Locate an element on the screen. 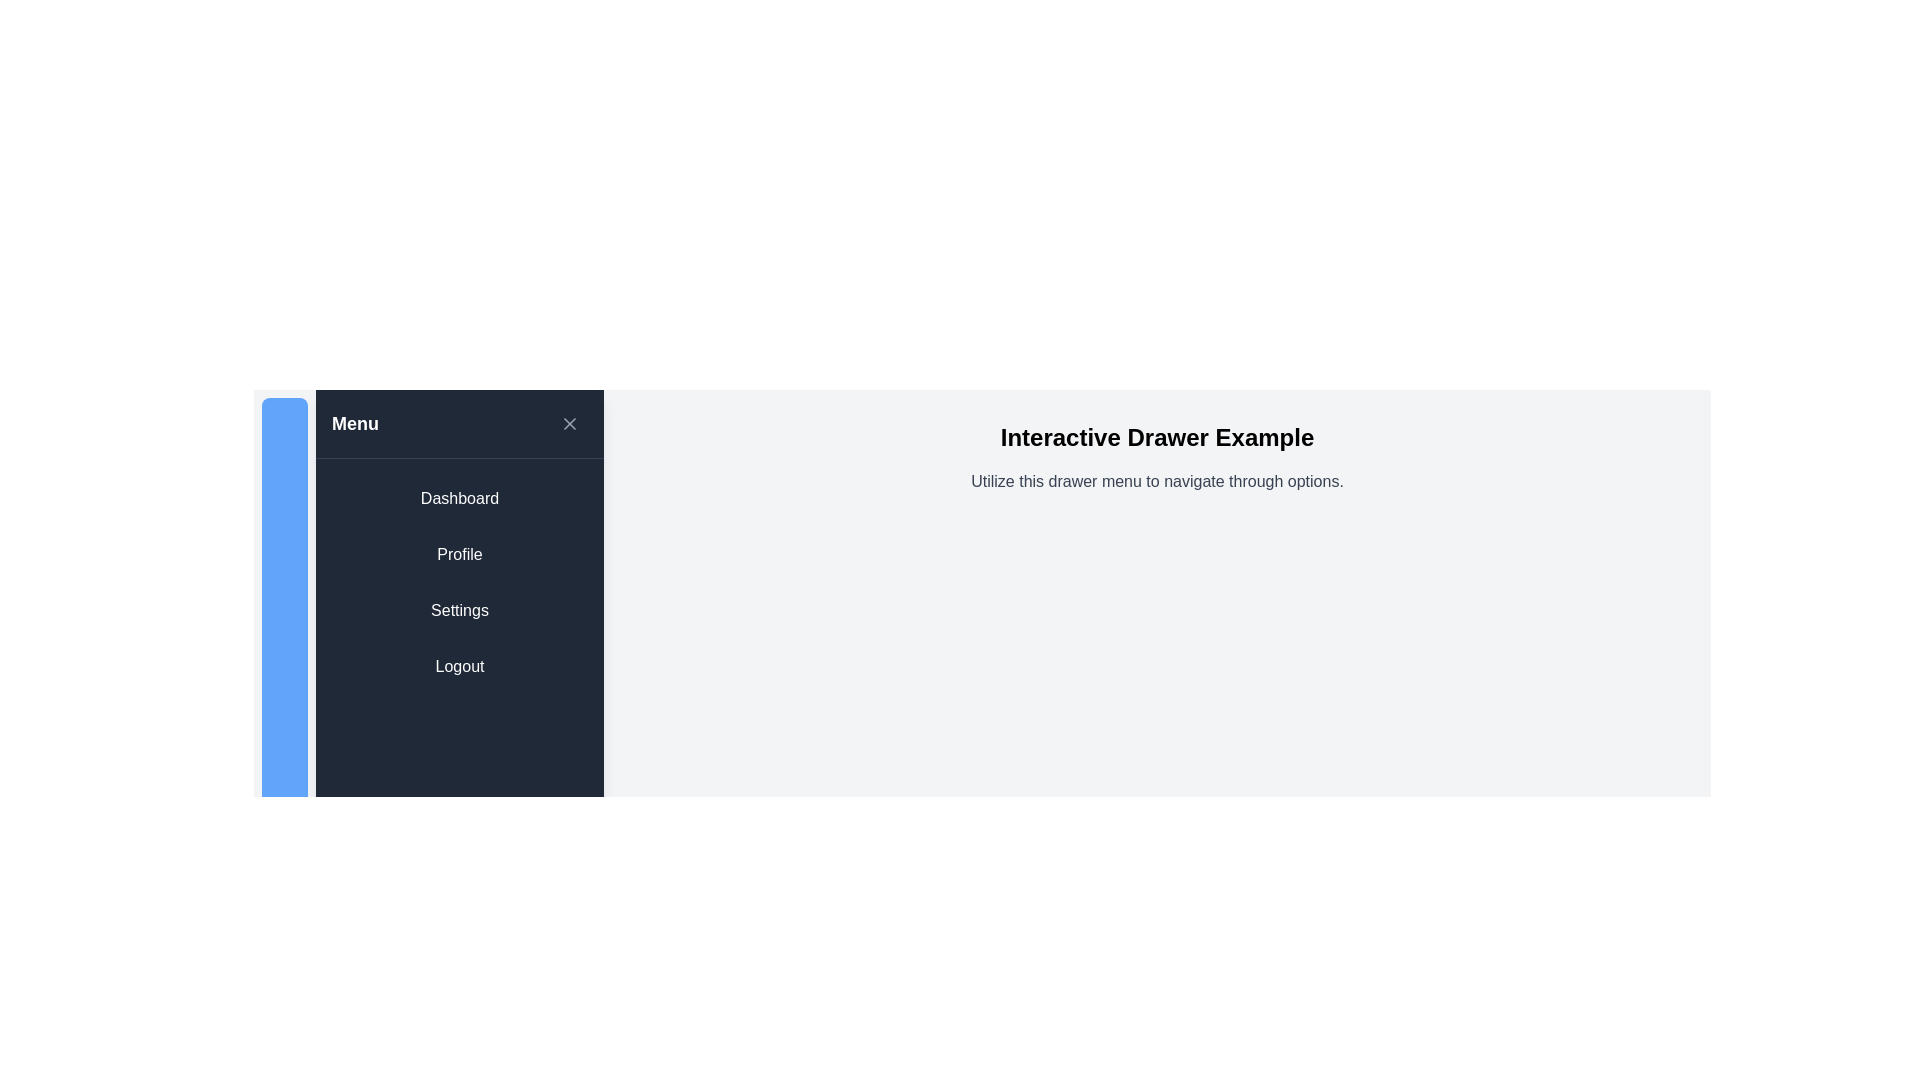 The image size is (1920, 1080). the second button in the vertical list within the side navigation drawer is located at coordinates (459, 555).